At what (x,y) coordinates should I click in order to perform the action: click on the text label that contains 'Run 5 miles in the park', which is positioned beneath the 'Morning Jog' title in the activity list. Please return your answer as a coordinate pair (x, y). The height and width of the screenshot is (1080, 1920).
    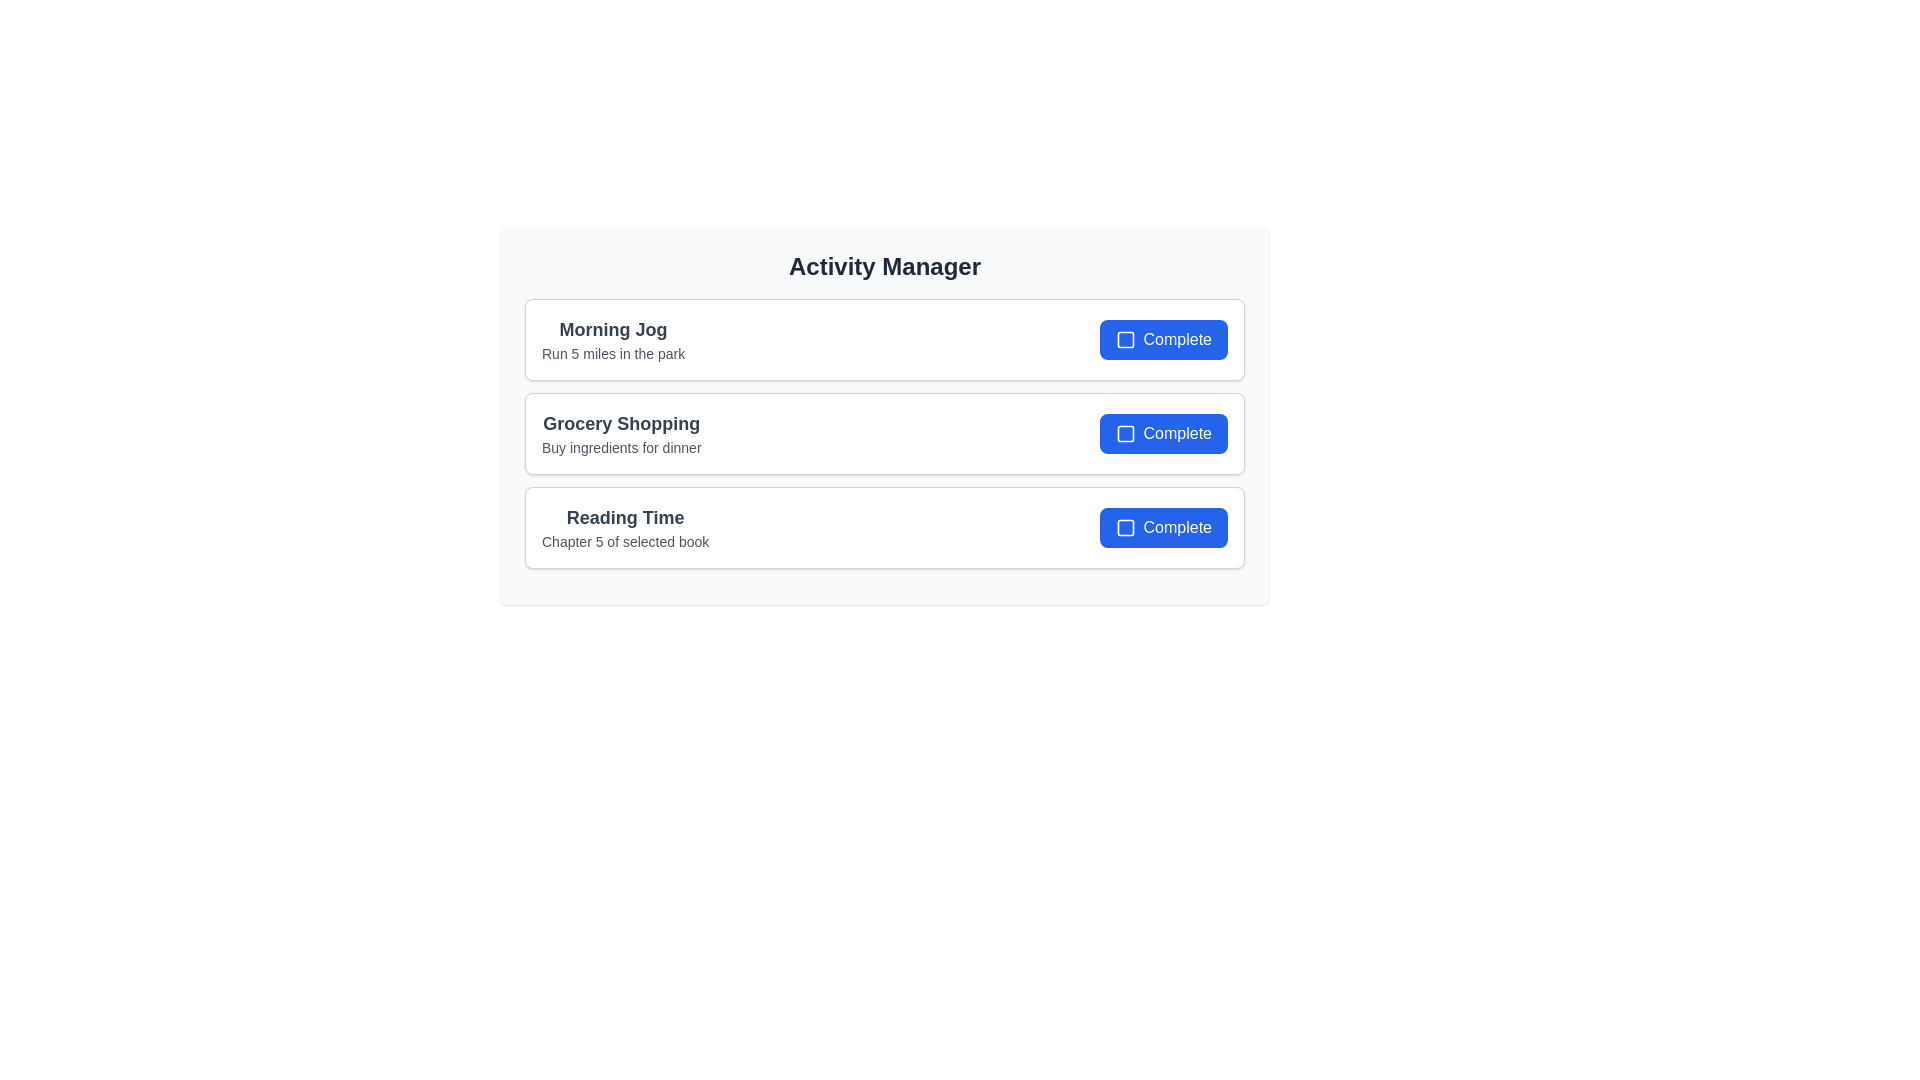
    Looking at the image, I should click on (612, 353).